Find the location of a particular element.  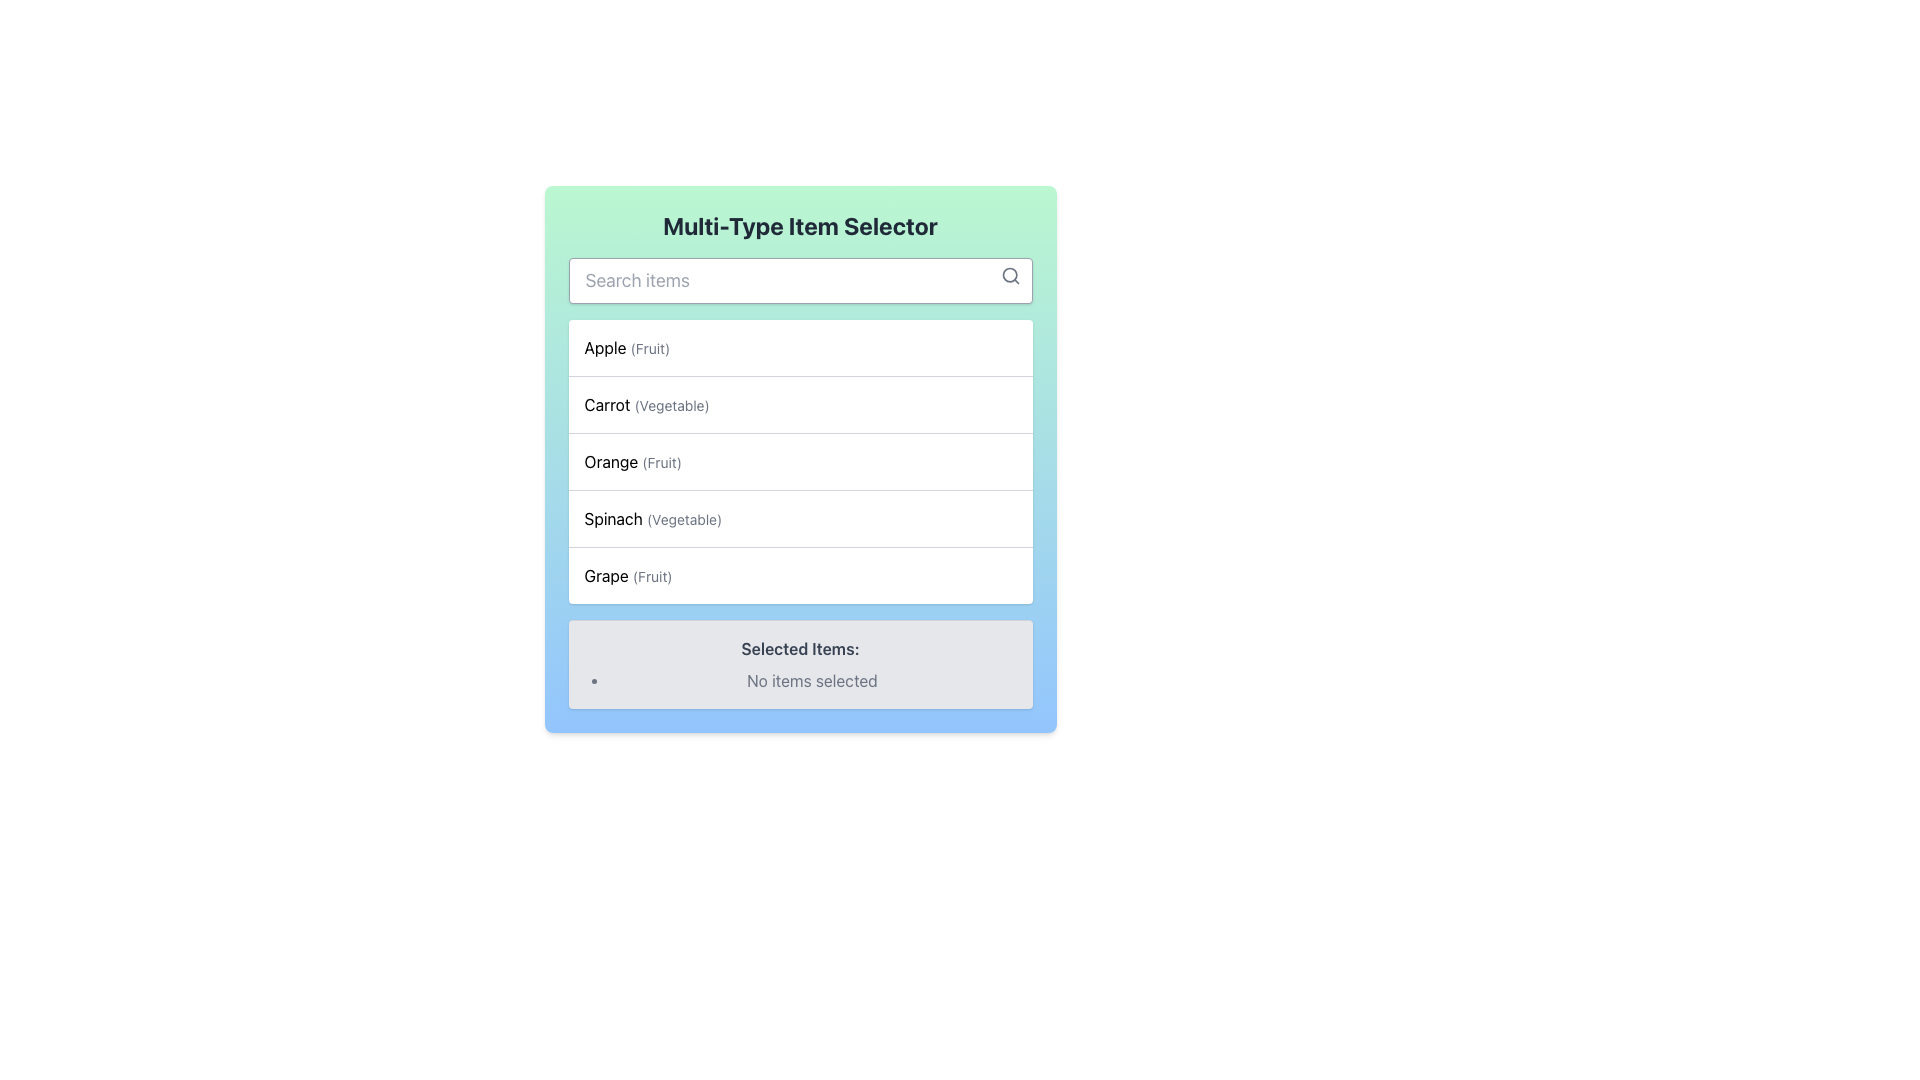

the fourth item in the selectable list under the header 'Multi-Type Item Selector', located between 'Orange (Fruit)' and 'Grape (Fruit).' is located at coordinates (653, 518).